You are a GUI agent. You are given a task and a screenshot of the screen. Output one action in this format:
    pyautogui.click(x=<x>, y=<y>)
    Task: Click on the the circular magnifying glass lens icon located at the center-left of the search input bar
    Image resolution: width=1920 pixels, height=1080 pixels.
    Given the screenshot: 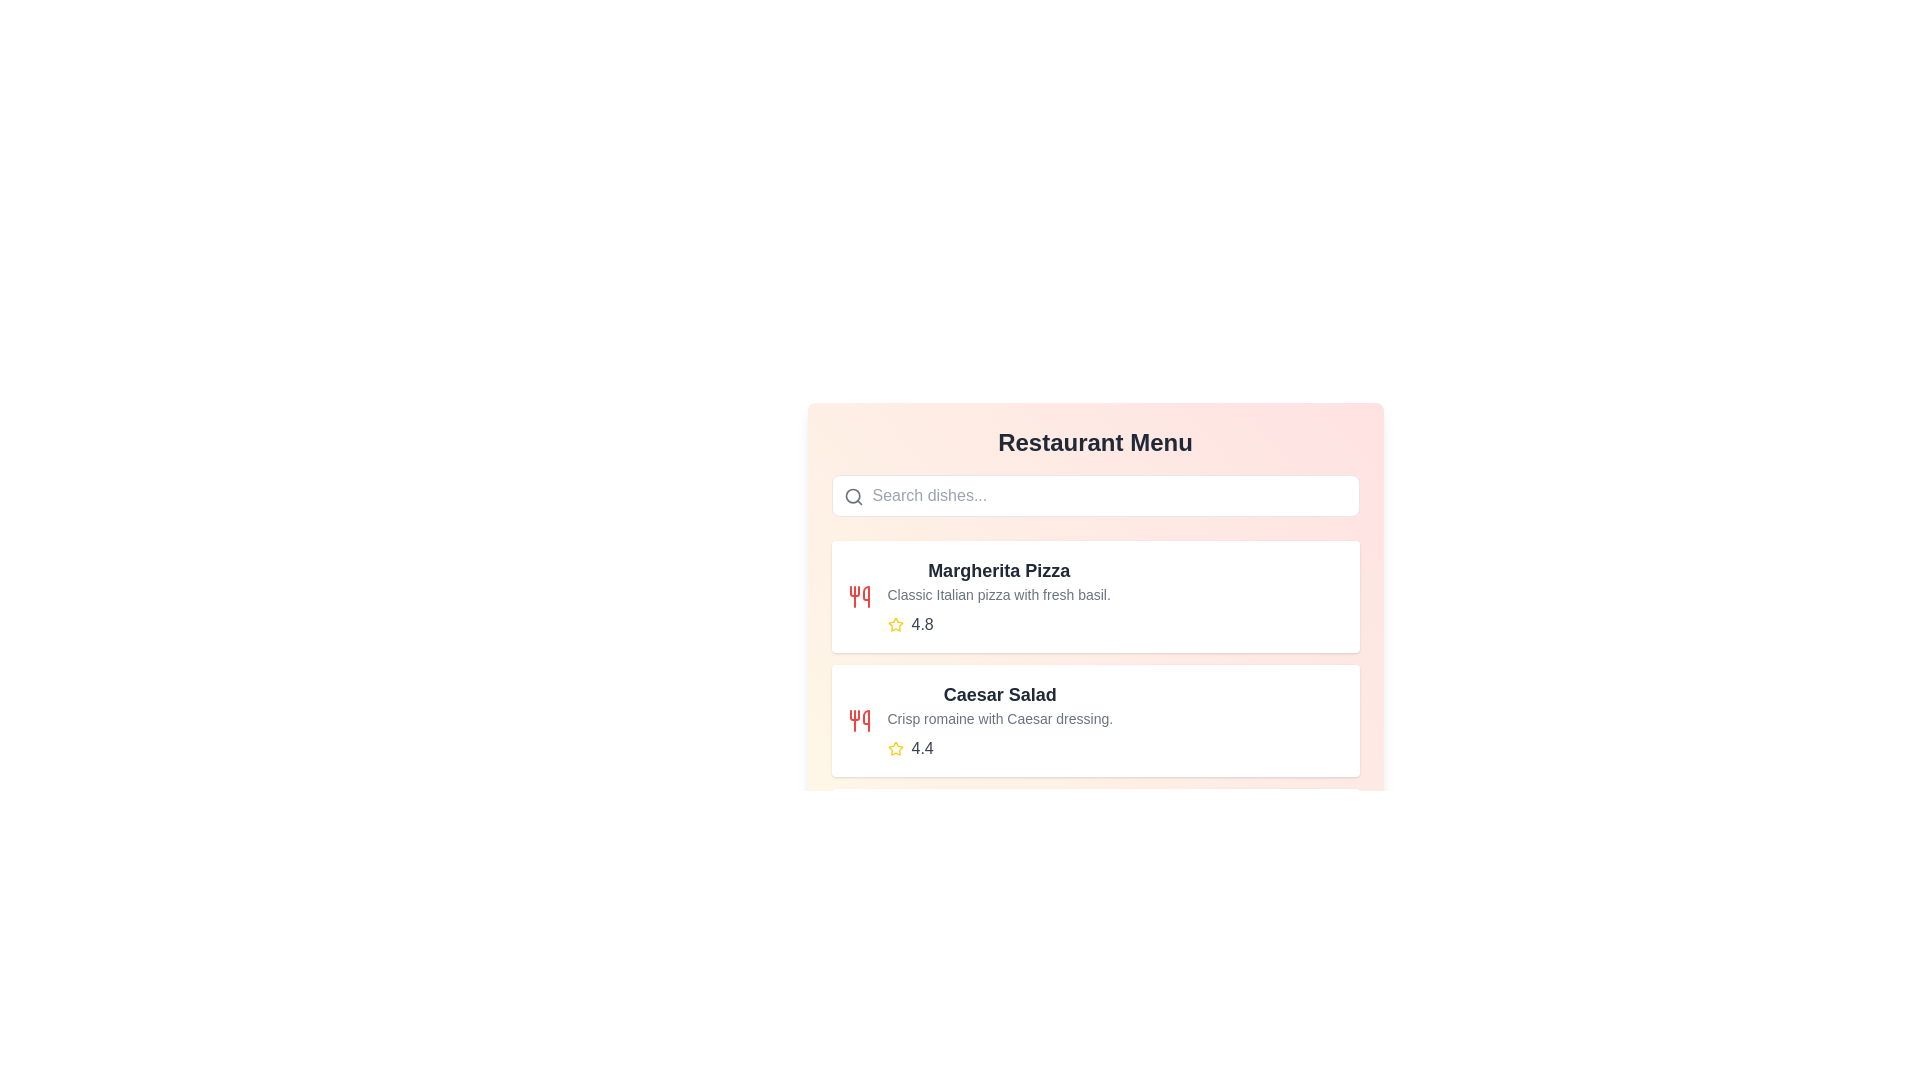 What is the action you would take?
    pyautogui.click(x=852, y=495)
    